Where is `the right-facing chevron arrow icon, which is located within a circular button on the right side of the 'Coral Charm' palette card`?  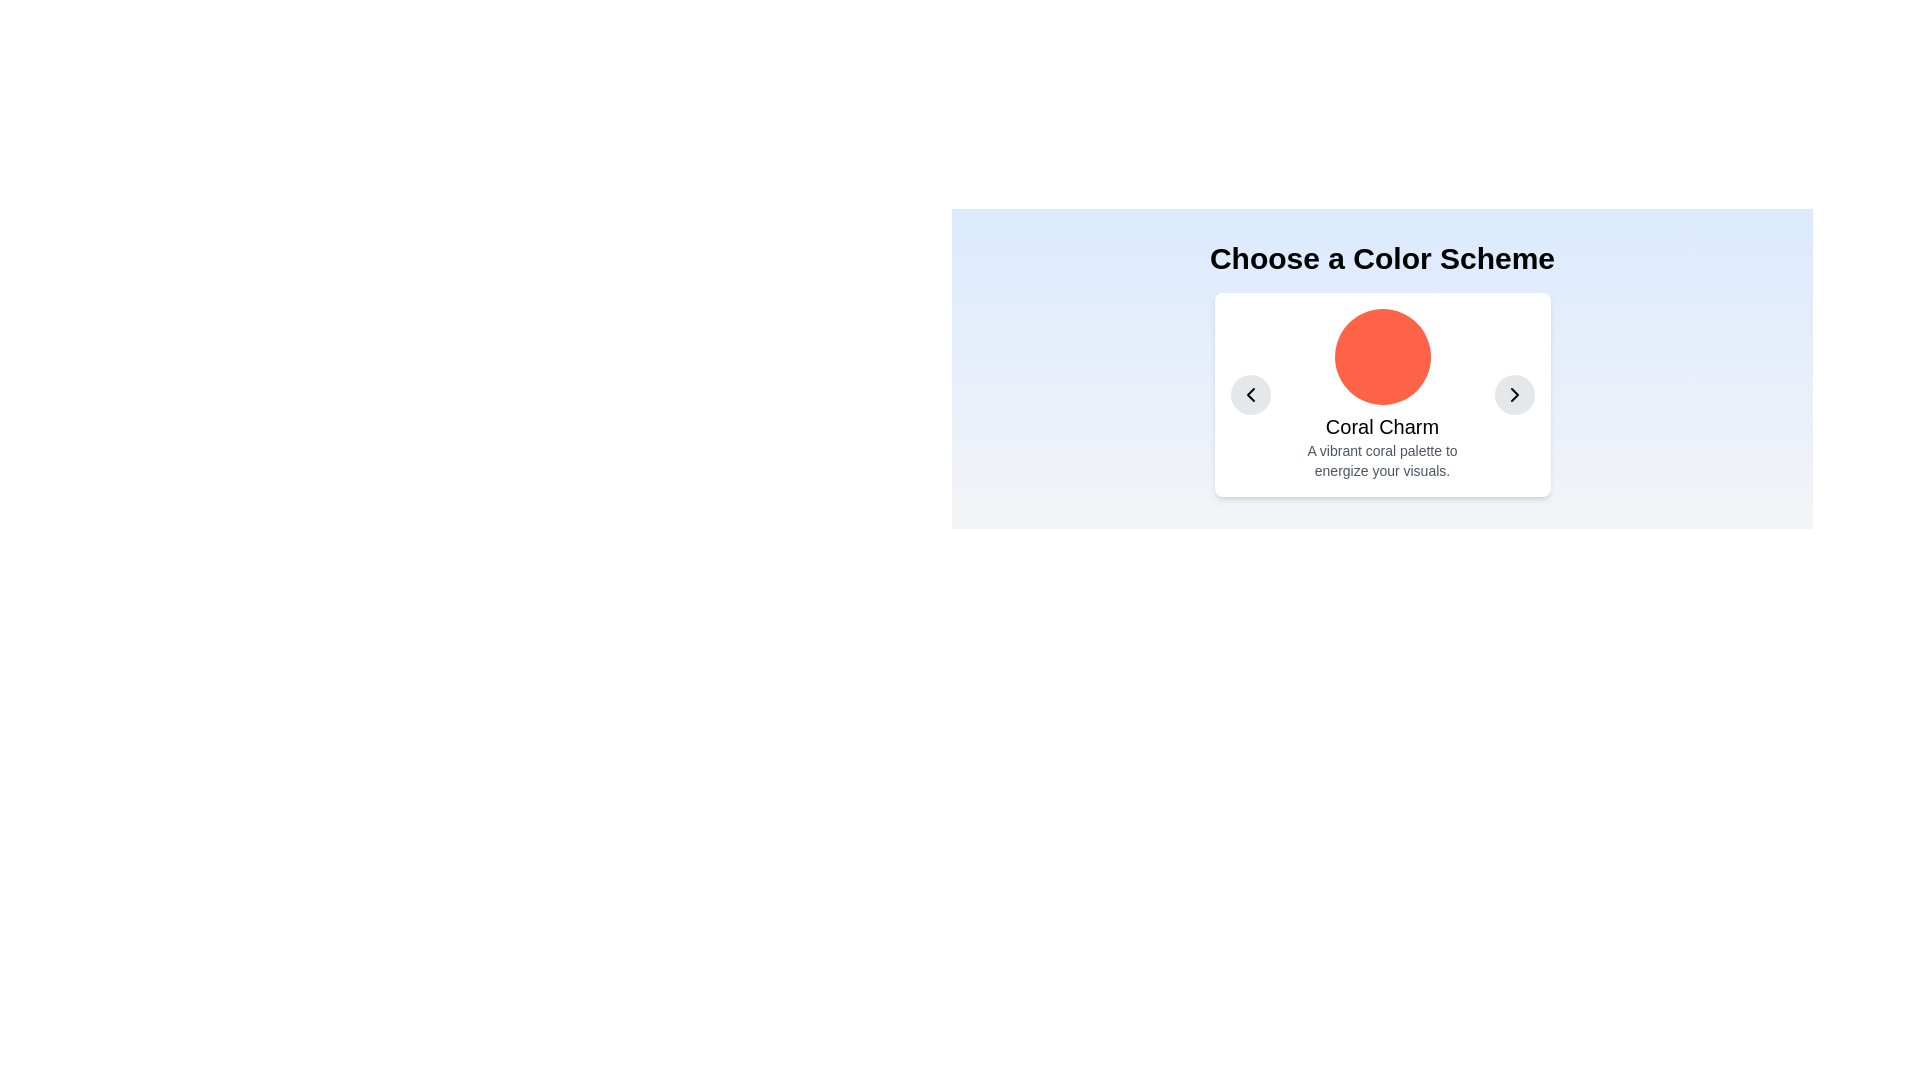 the right-facing chevron arrow icon, which is located within a circular button on the right side of the 'Coral Charm' palette card is located at coordinates (1514, 394).